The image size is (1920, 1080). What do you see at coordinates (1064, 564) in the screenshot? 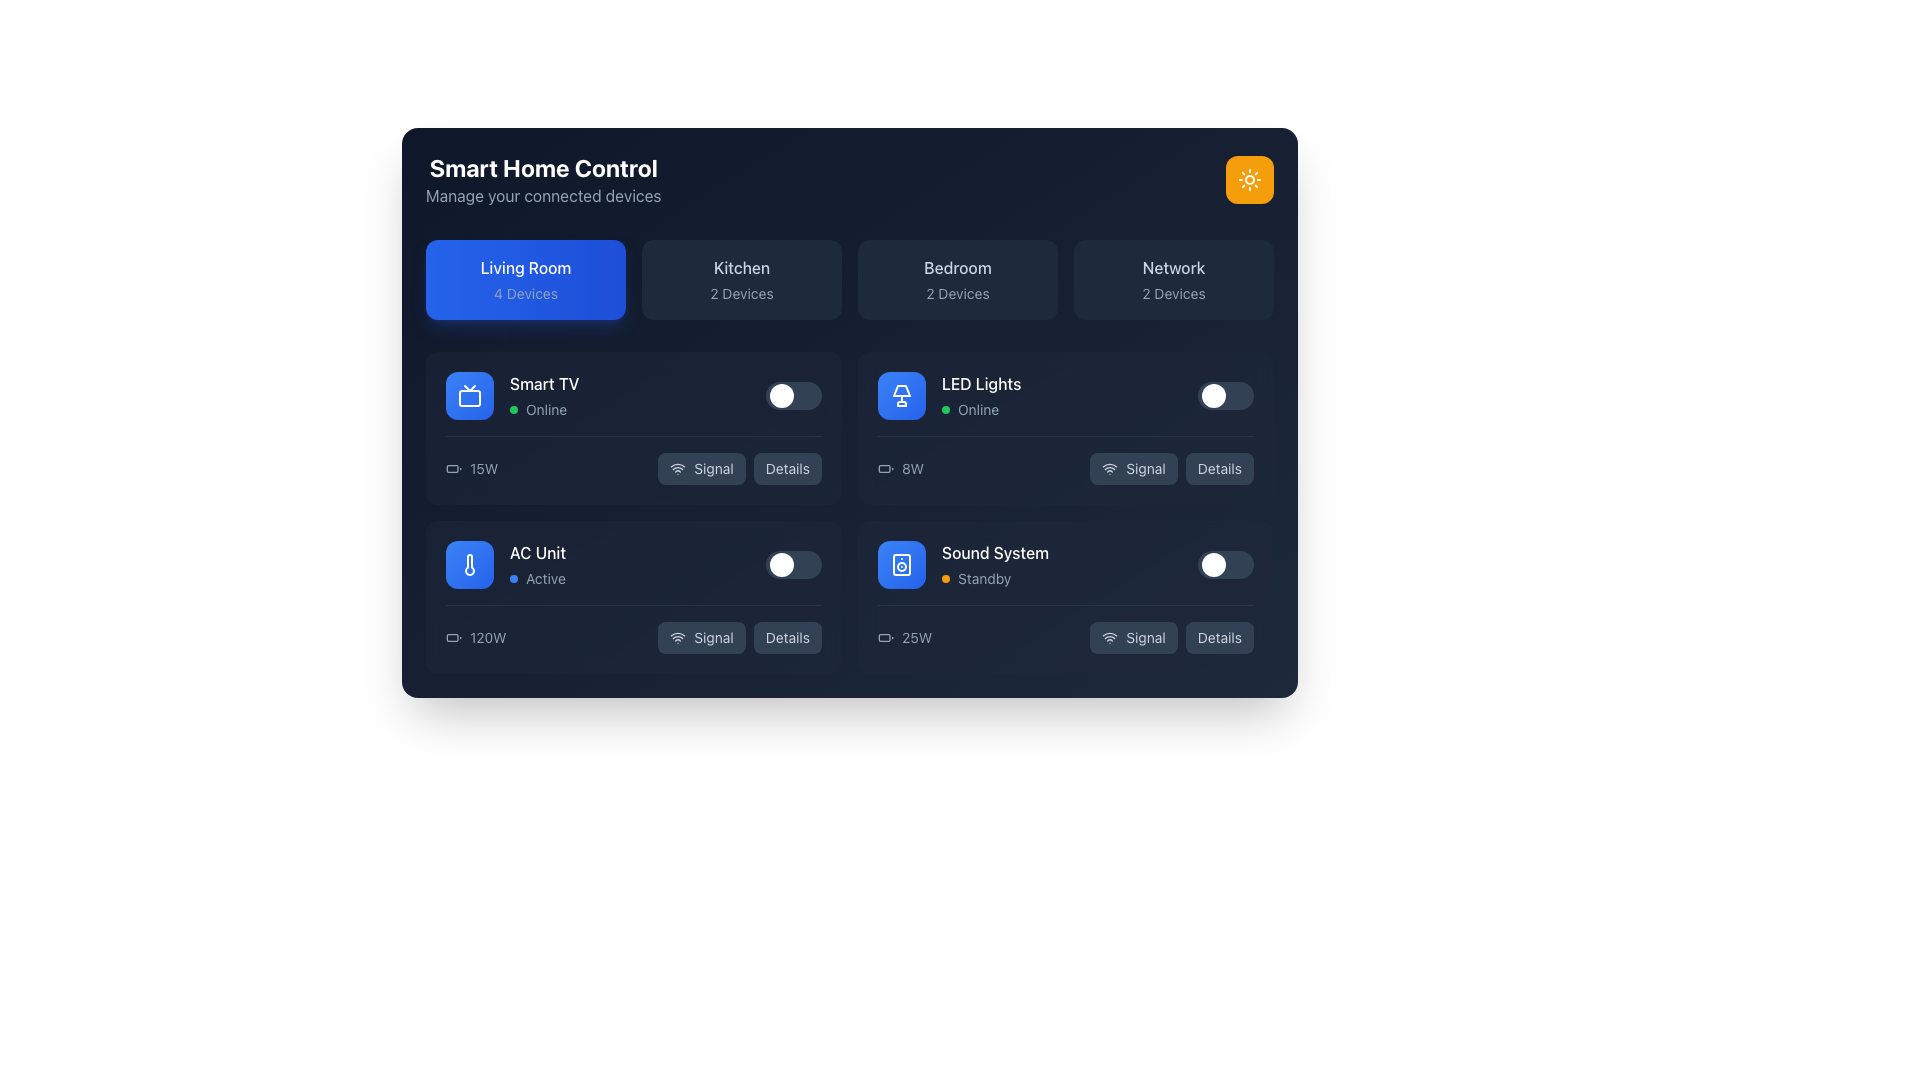
I see `the 'Sound System' device card located in the lower row of the 'Living Room' section of the smart home interface` at bounding box center [1064, 564].